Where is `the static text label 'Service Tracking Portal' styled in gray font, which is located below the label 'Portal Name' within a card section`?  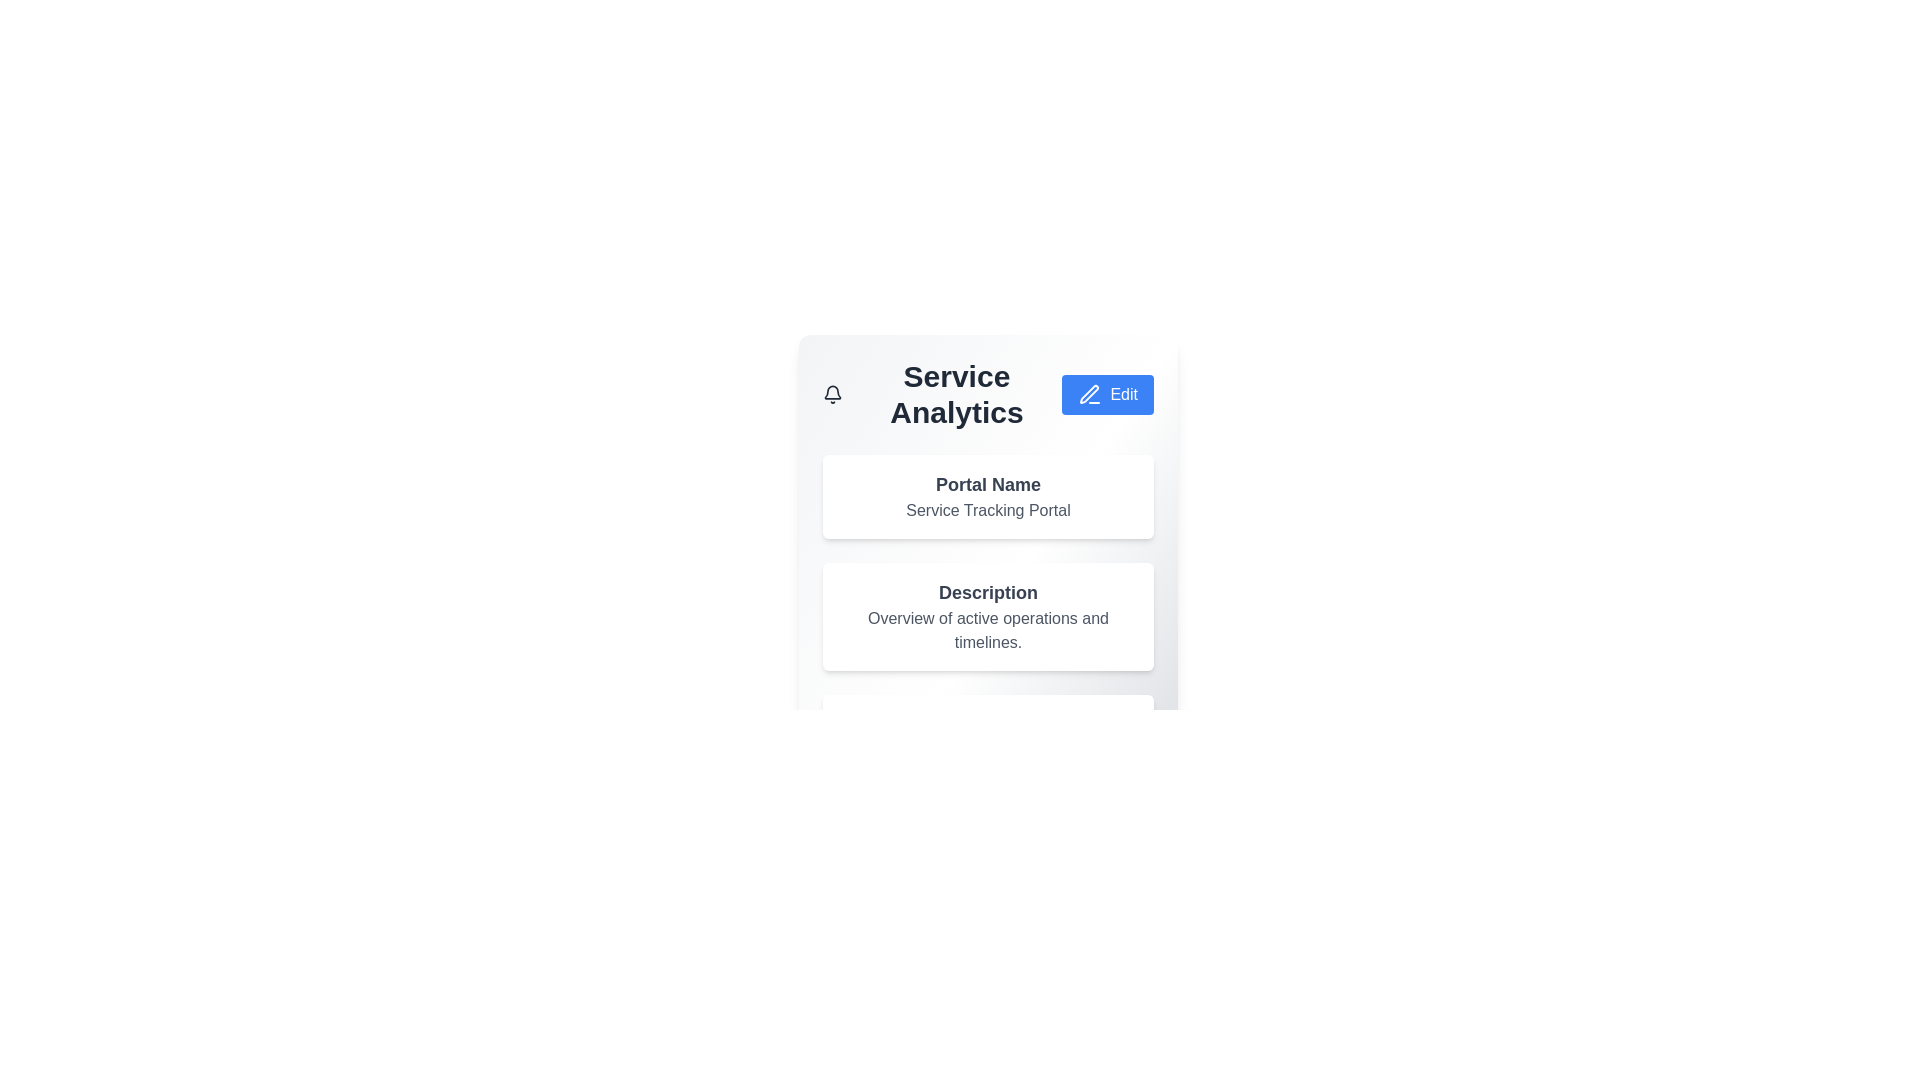
the static text label 'Service Tracking Portal' styled in gray font, which is located below the label 'Portal Name' within a card section is located at coordinates (988, 509).